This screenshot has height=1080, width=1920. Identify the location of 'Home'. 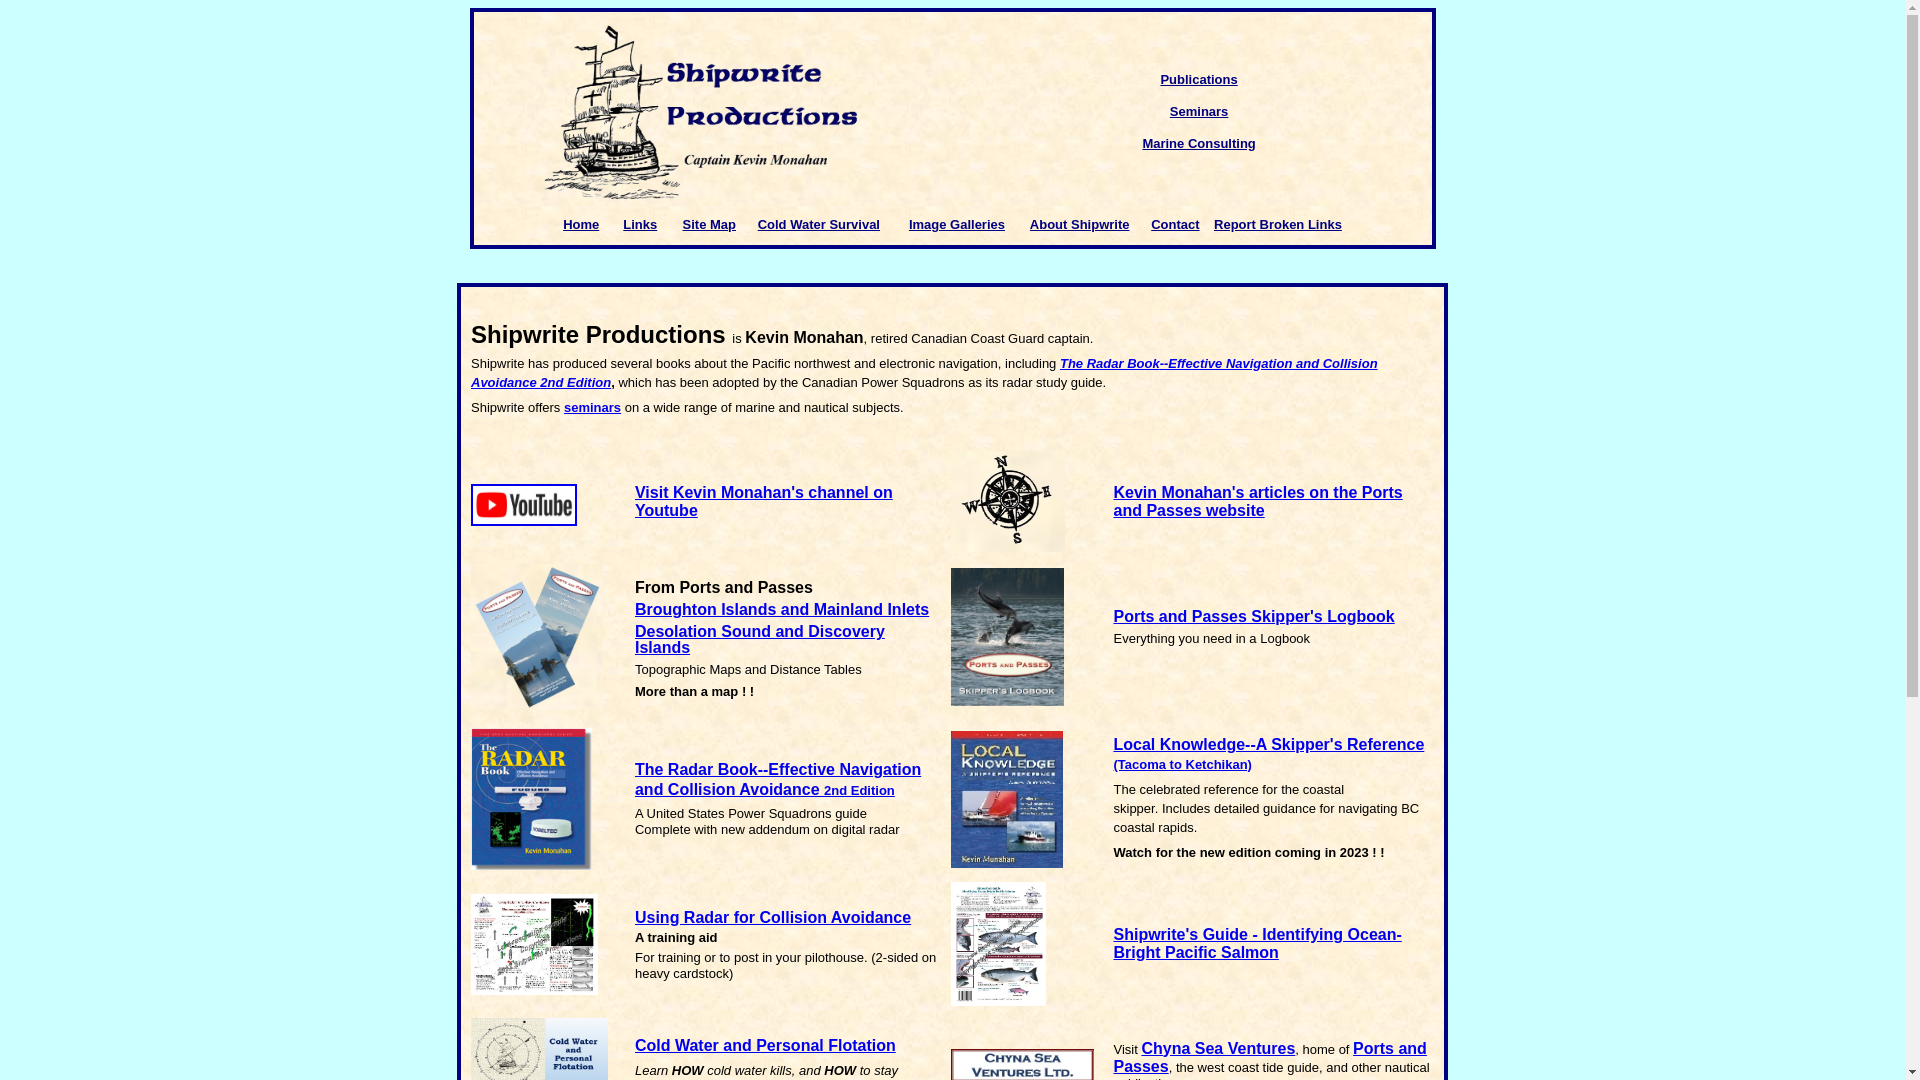
(579, 223).